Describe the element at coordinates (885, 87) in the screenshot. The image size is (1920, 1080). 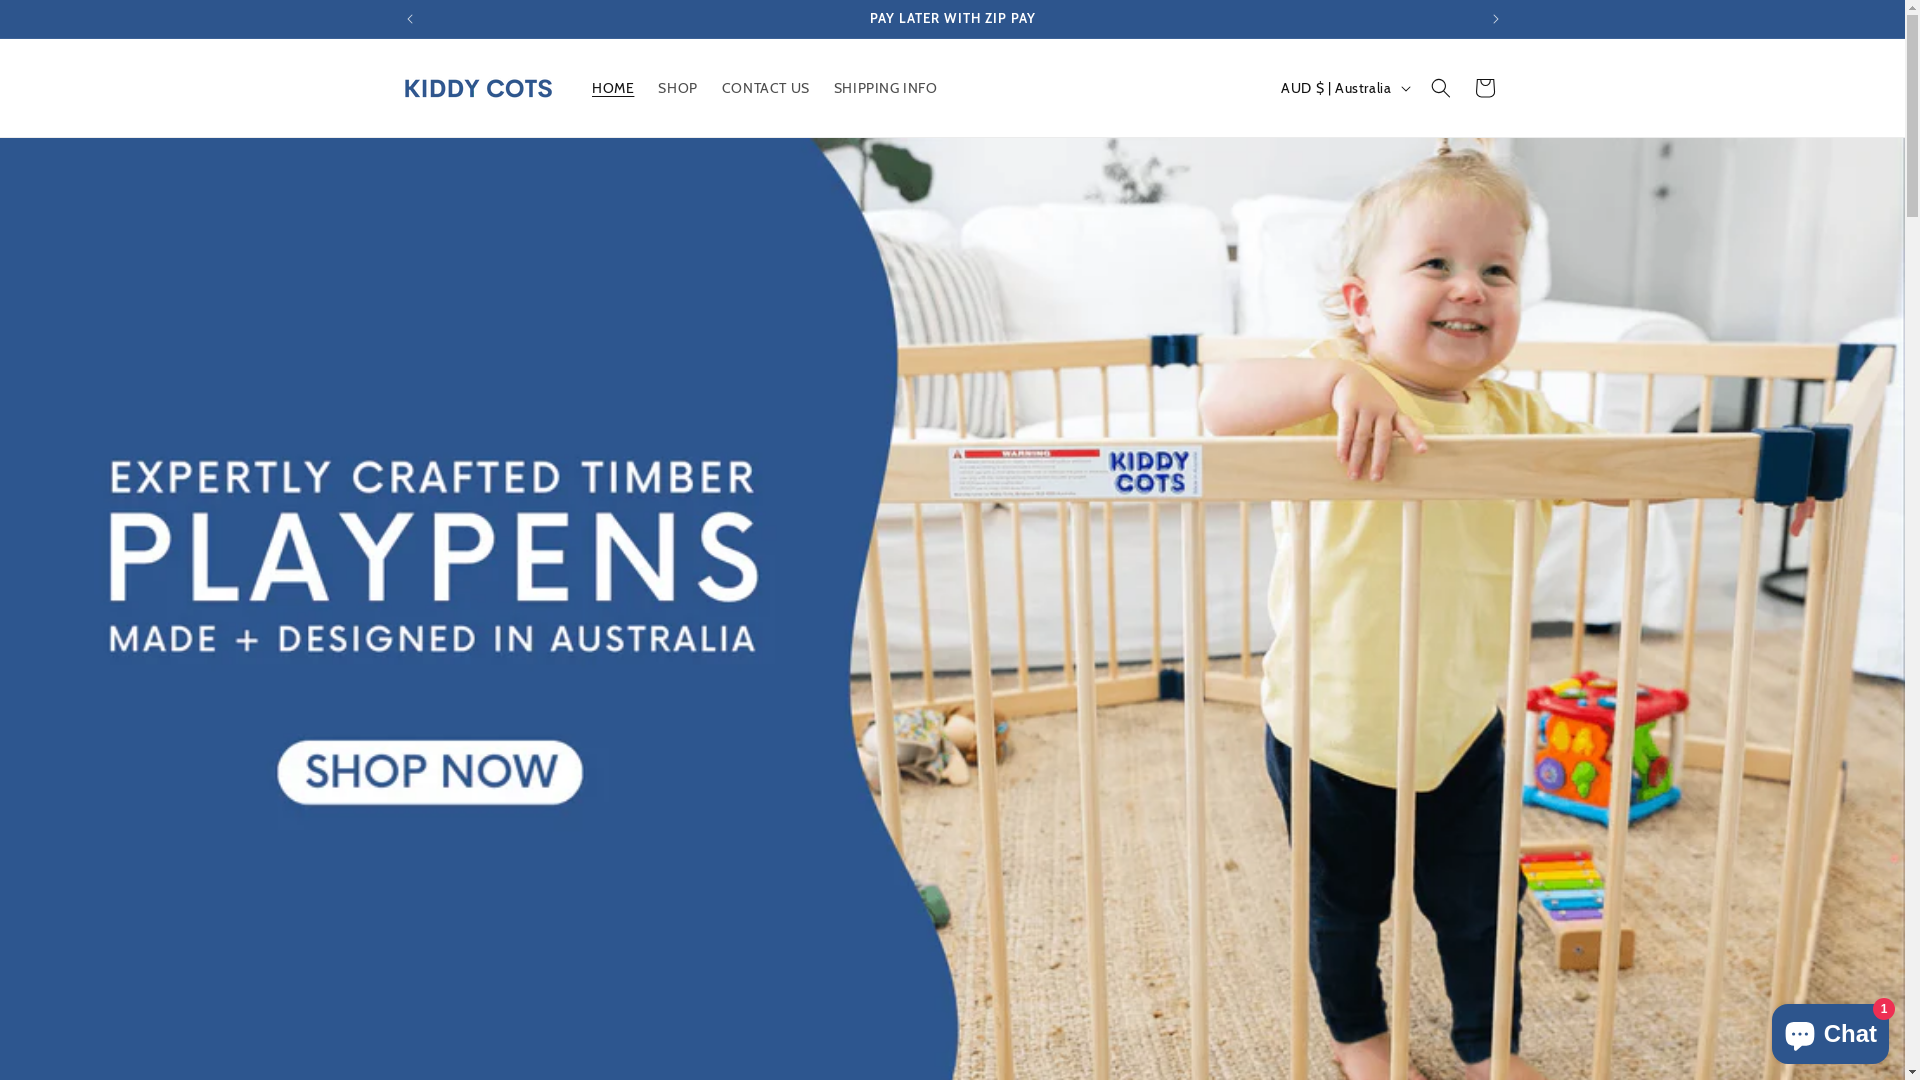
I see `'SHIPPING INFO'` at that location.